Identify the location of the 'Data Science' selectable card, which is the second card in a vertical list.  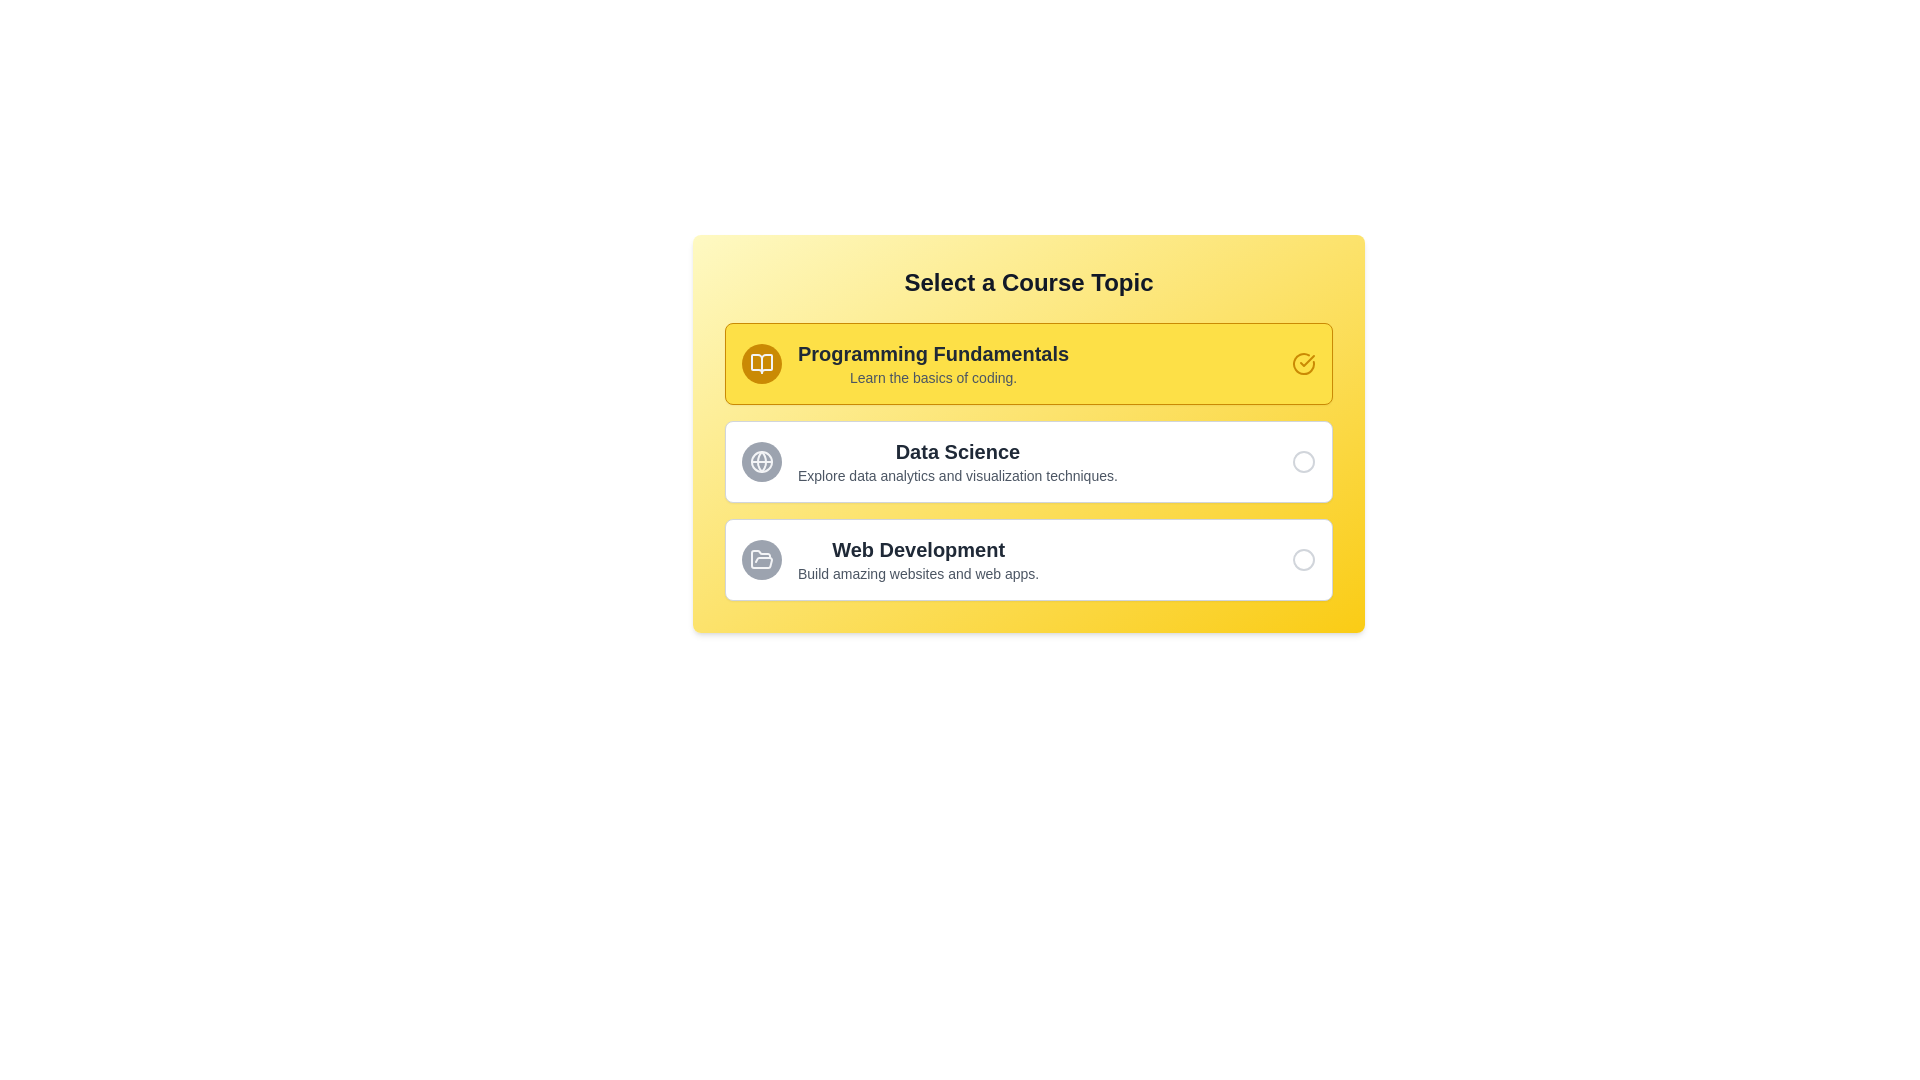
(1028, 462).